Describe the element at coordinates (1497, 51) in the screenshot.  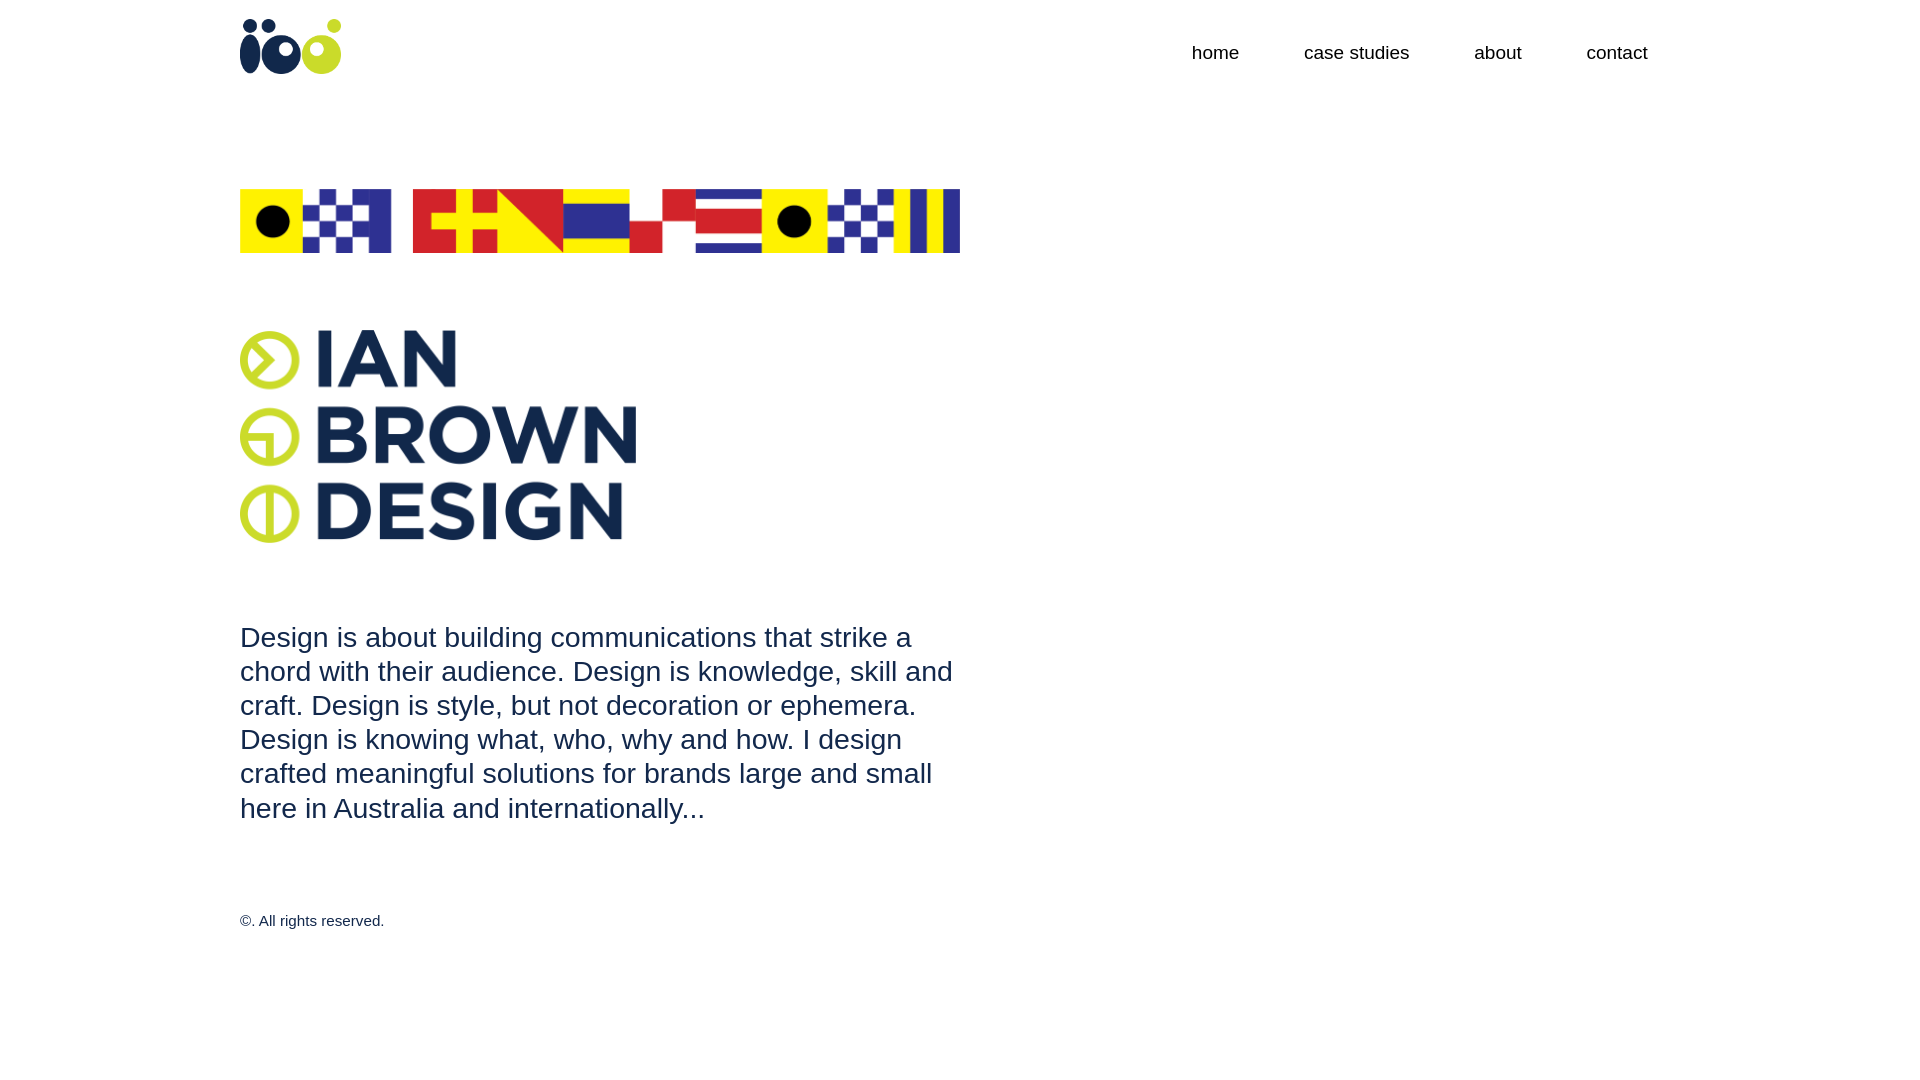
I see `'about'` at that location.